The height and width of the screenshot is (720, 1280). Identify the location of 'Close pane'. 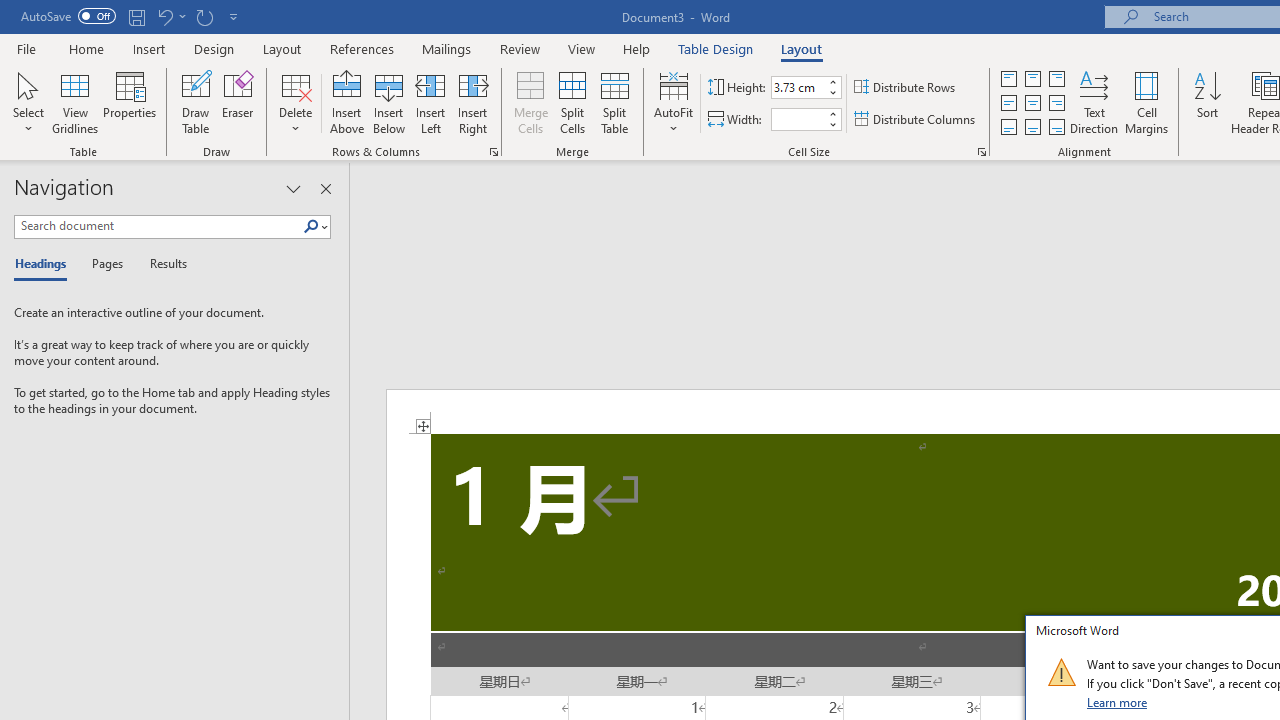
(325, 189).